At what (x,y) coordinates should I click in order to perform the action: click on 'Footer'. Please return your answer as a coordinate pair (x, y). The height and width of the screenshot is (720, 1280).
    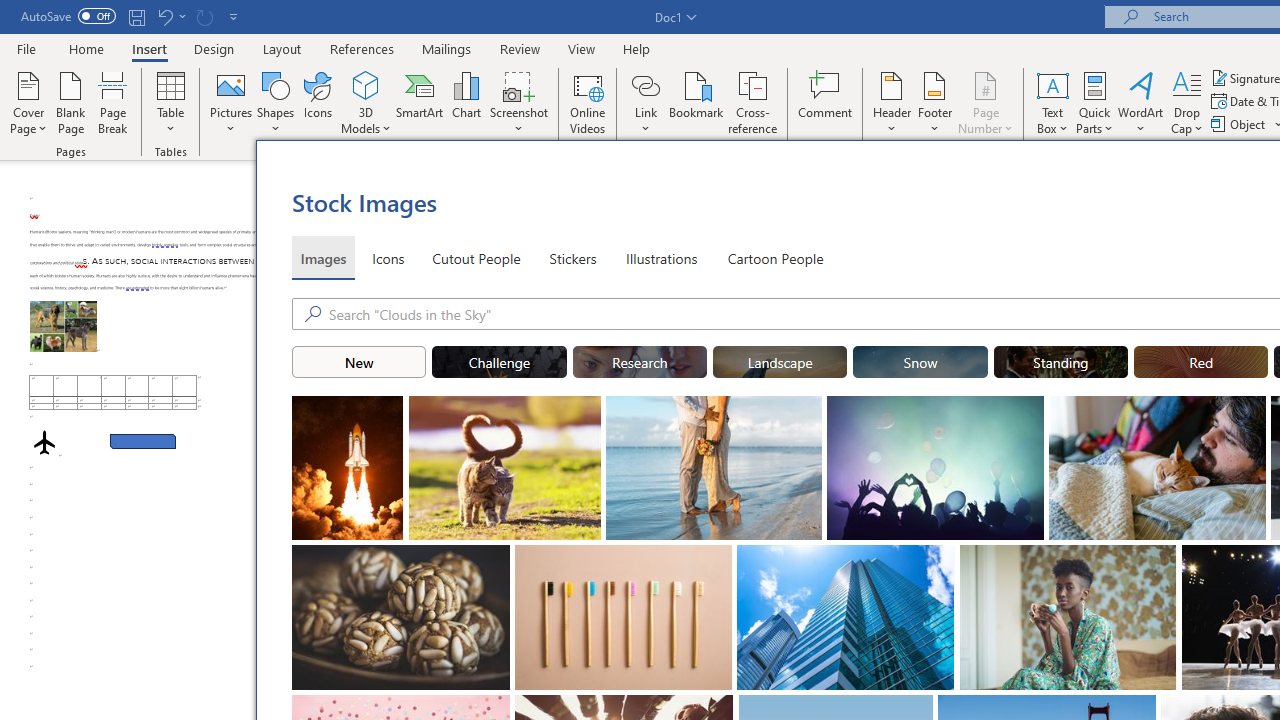
    Looking at the image, I should click on (934, 103).